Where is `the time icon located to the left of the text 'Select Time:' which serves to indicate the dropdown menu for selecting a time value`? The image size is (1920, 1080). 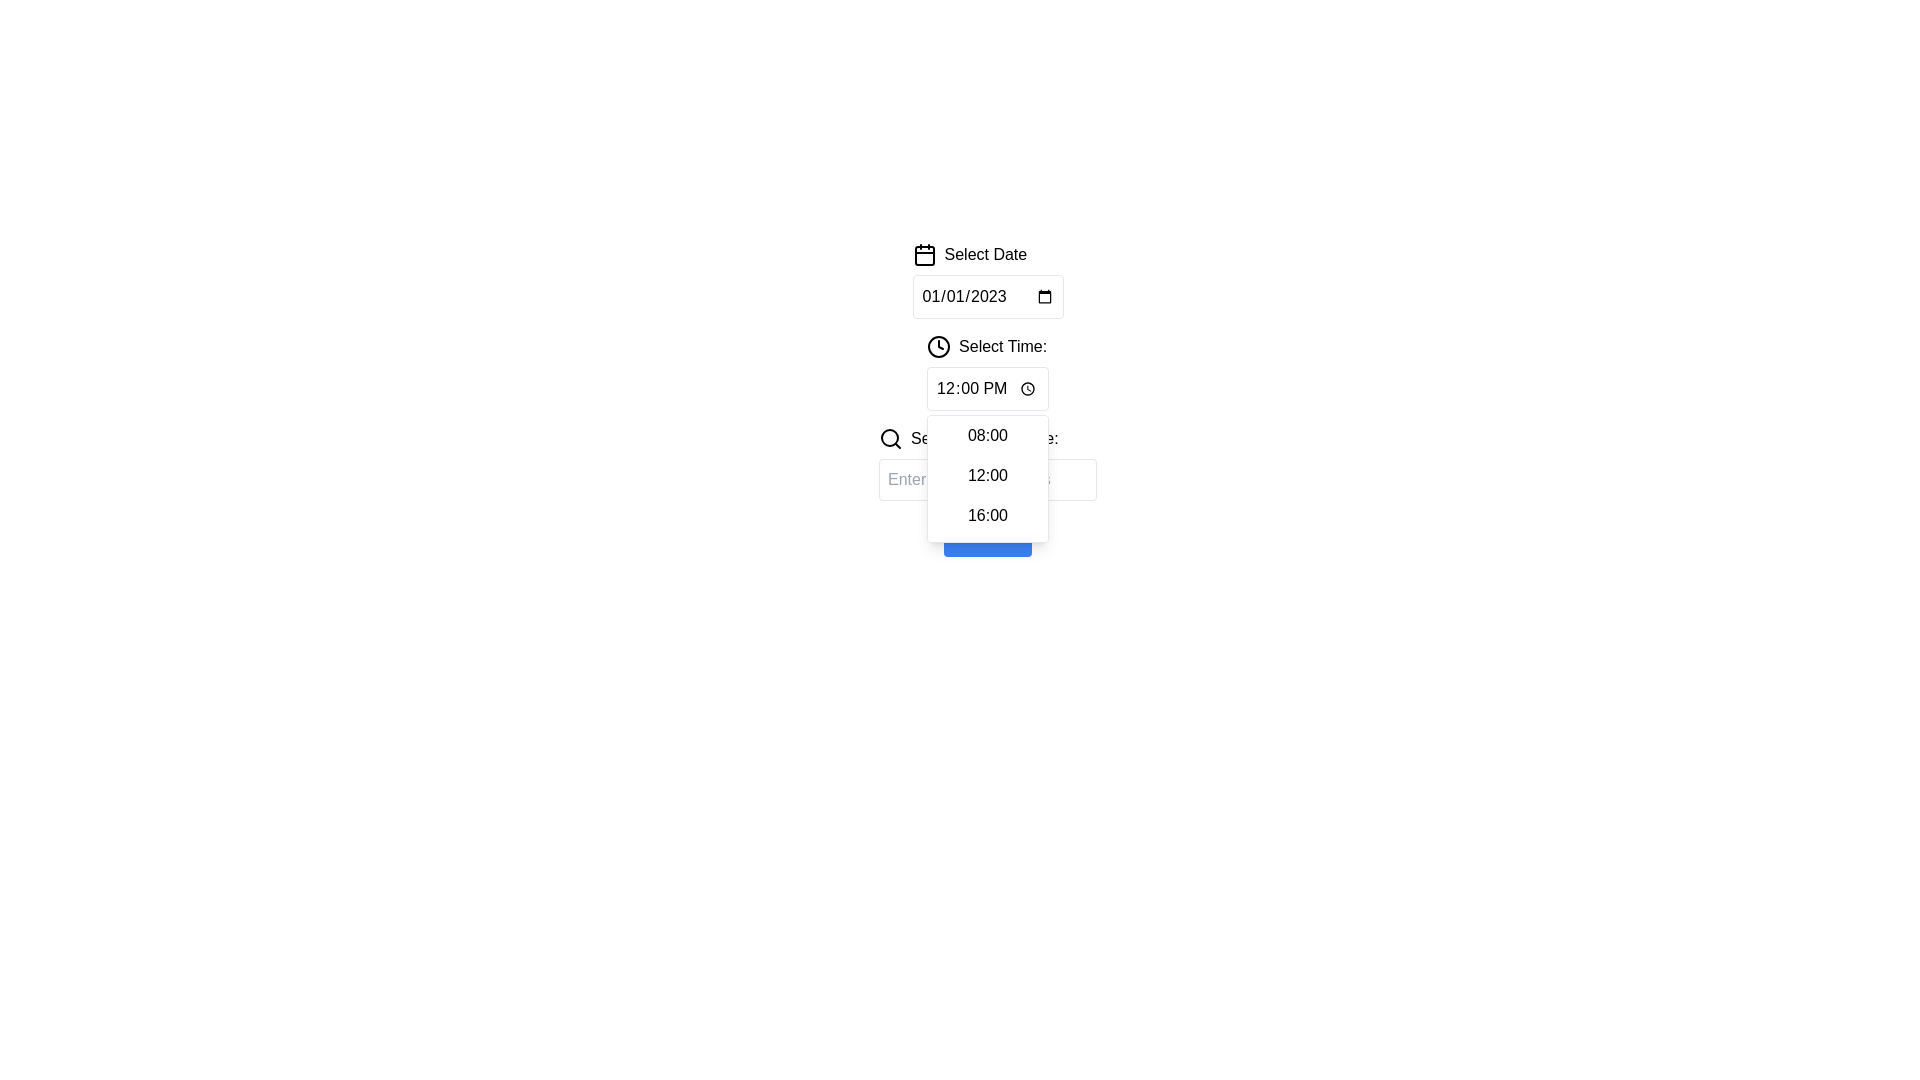
the time icon located to the left of the text 'Select Time:' which serves to indicate the dropdown menu for selecting a time value is located at coordinates (938, 346).